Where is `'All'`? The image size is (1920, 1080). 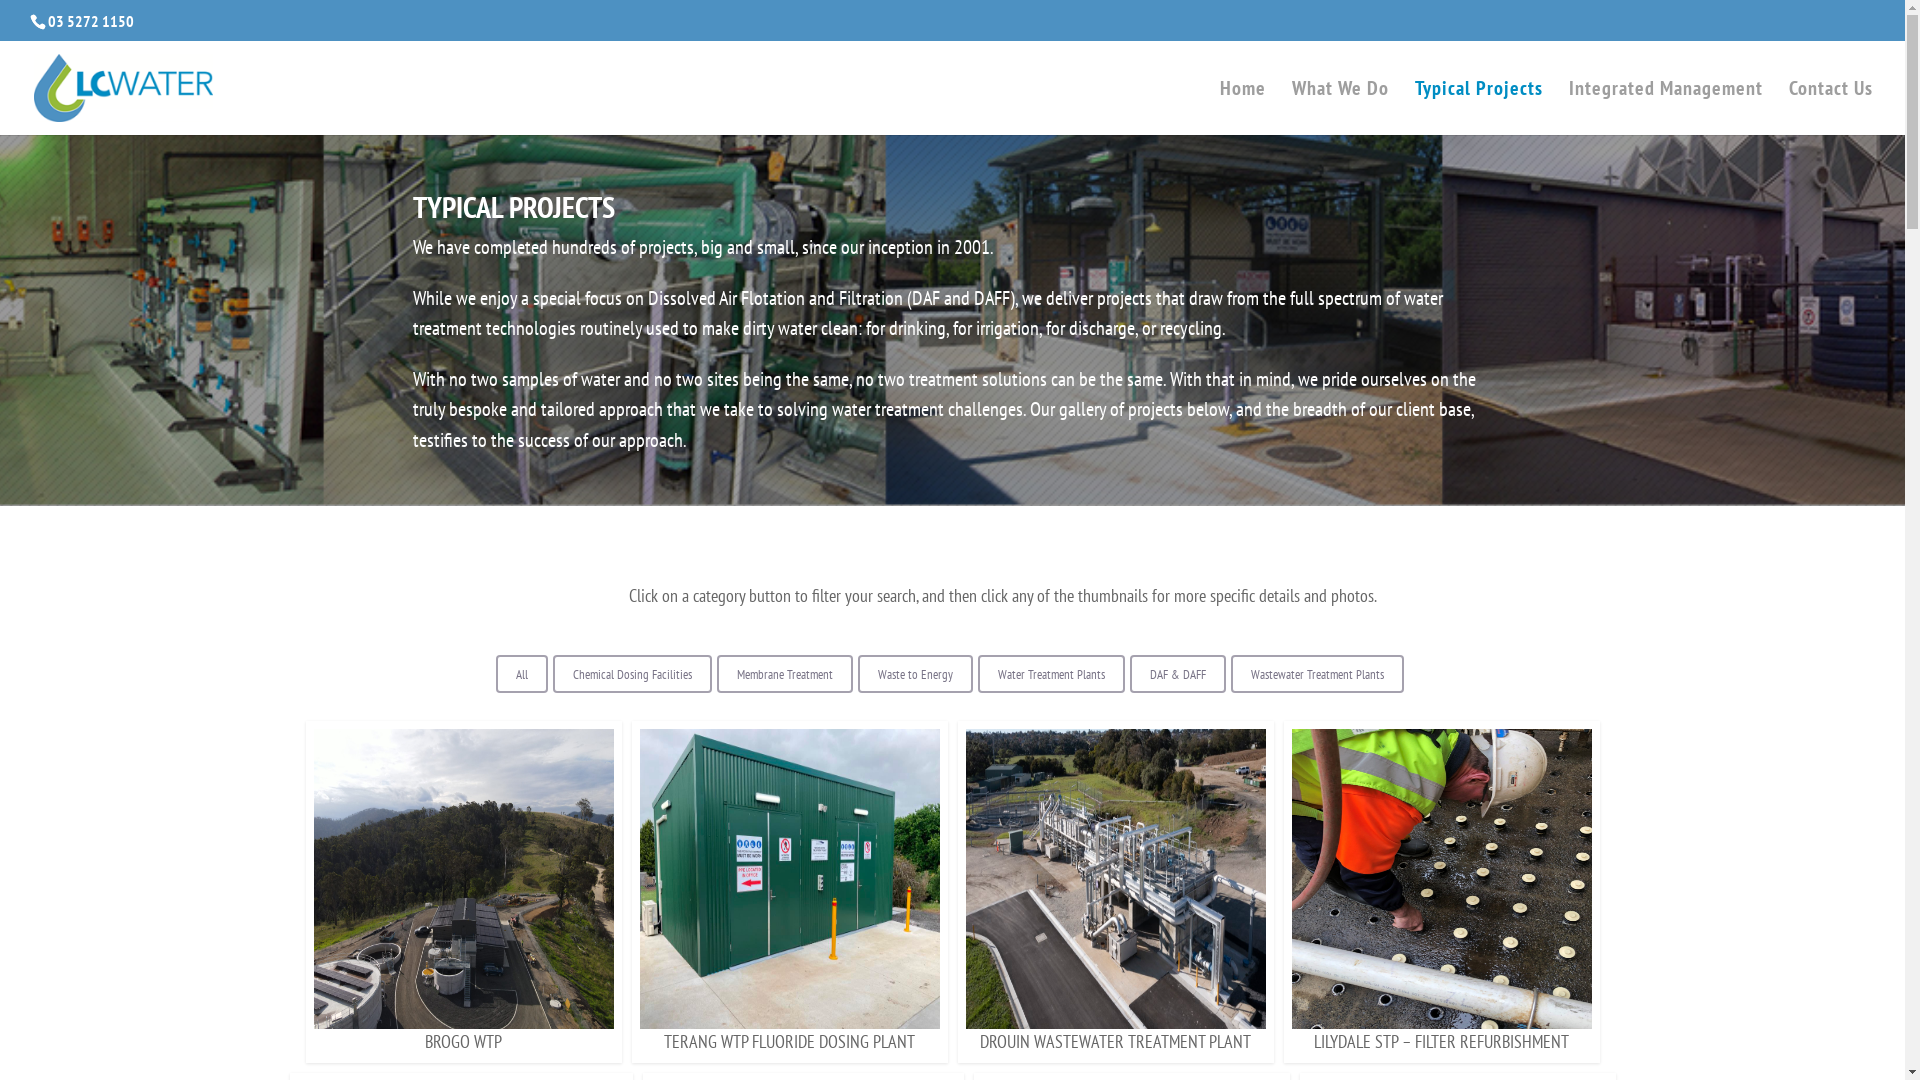 'All' is located at coordinates (522, 674).